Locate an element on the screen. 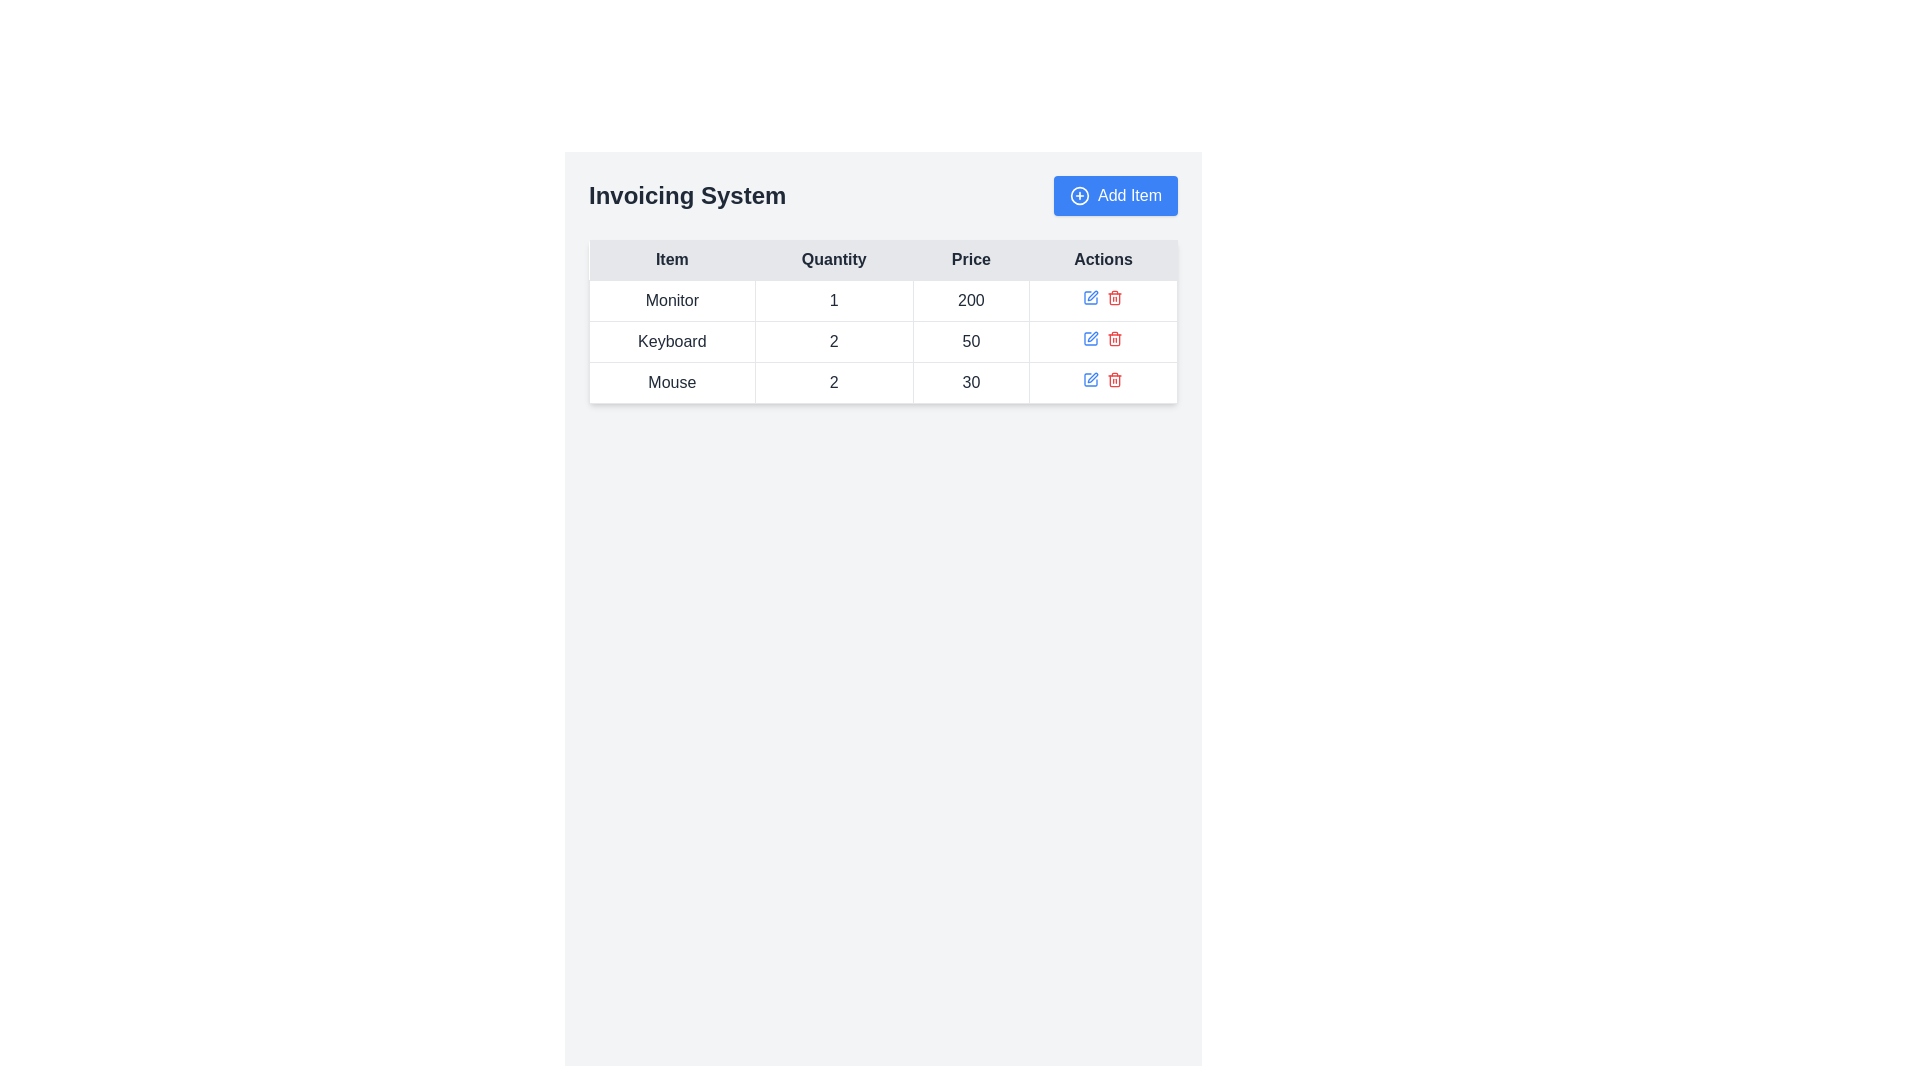  the button located in the top-right corner of the 'Invoicing System' interface is located at coordinates (1114, 196).